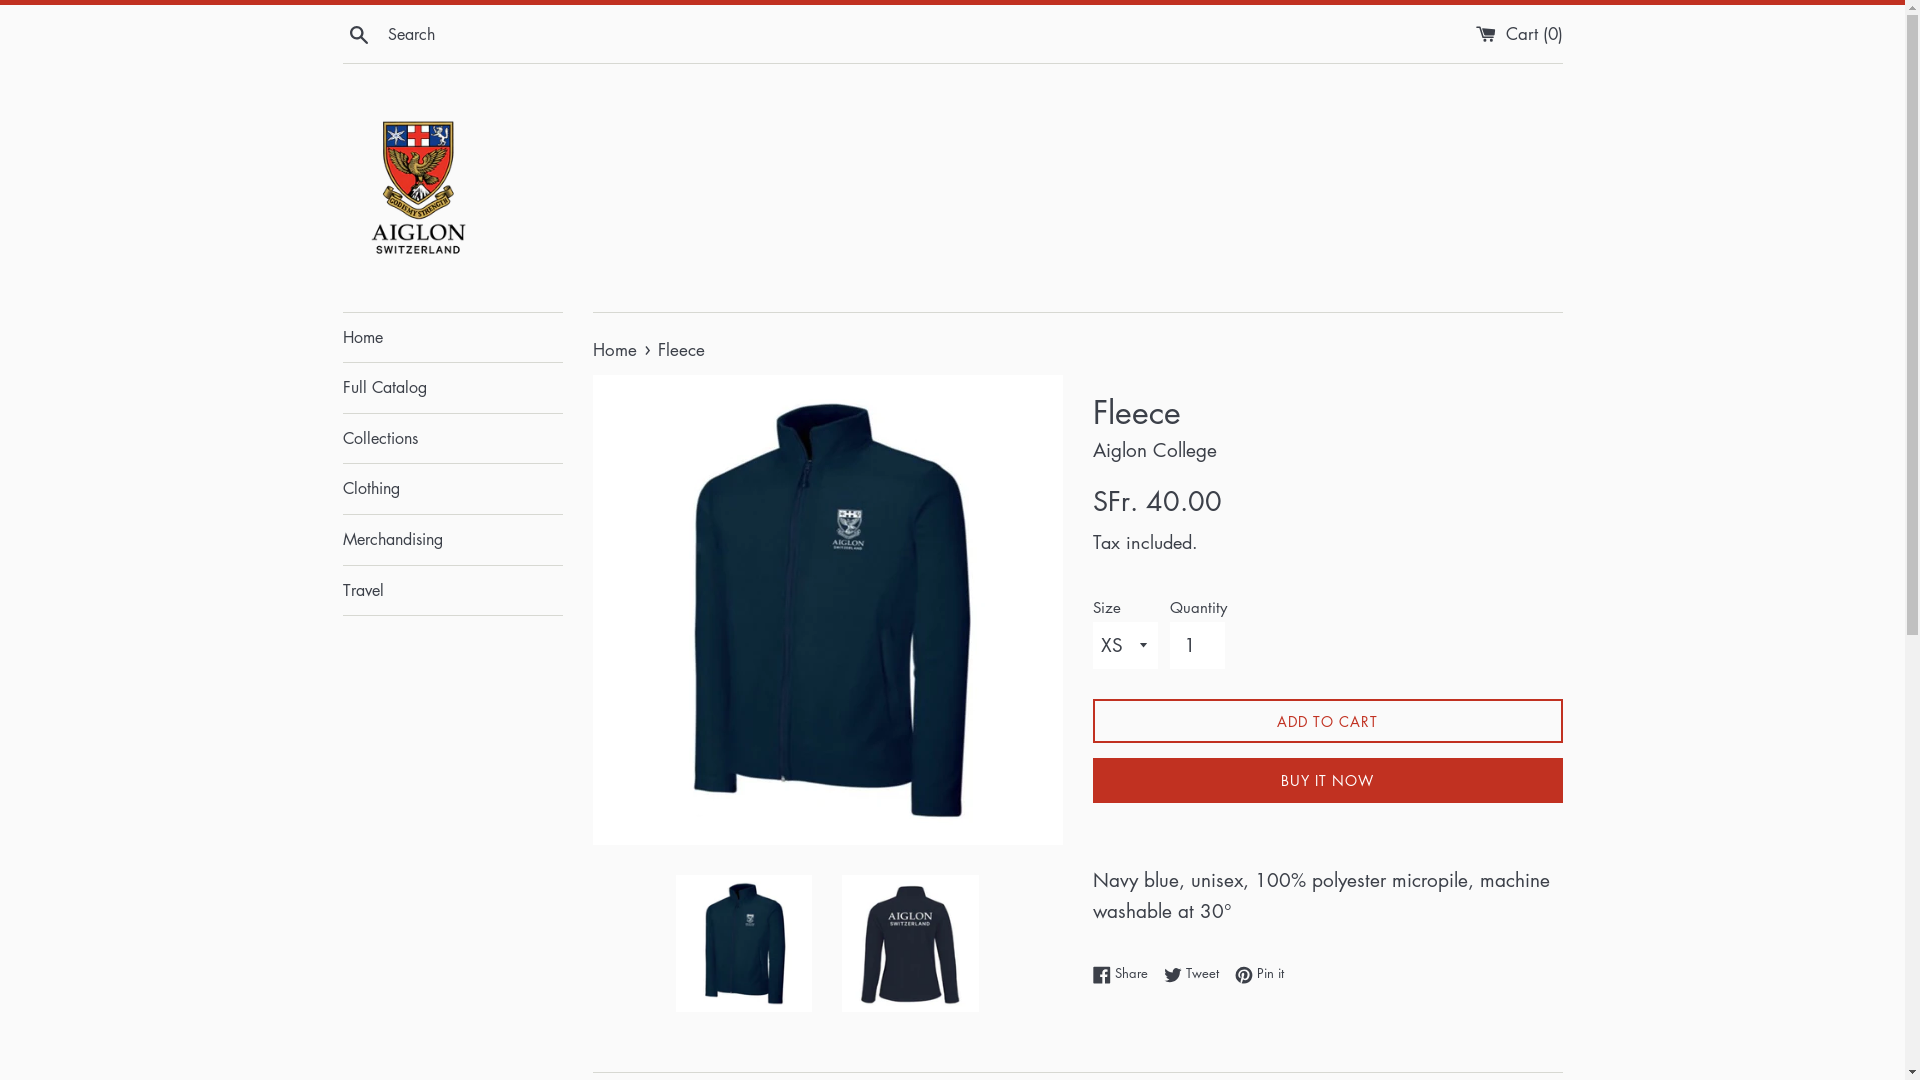 This screenshot has width=1920, height=1080. I want to click on 'Travel', so click(450, 589).